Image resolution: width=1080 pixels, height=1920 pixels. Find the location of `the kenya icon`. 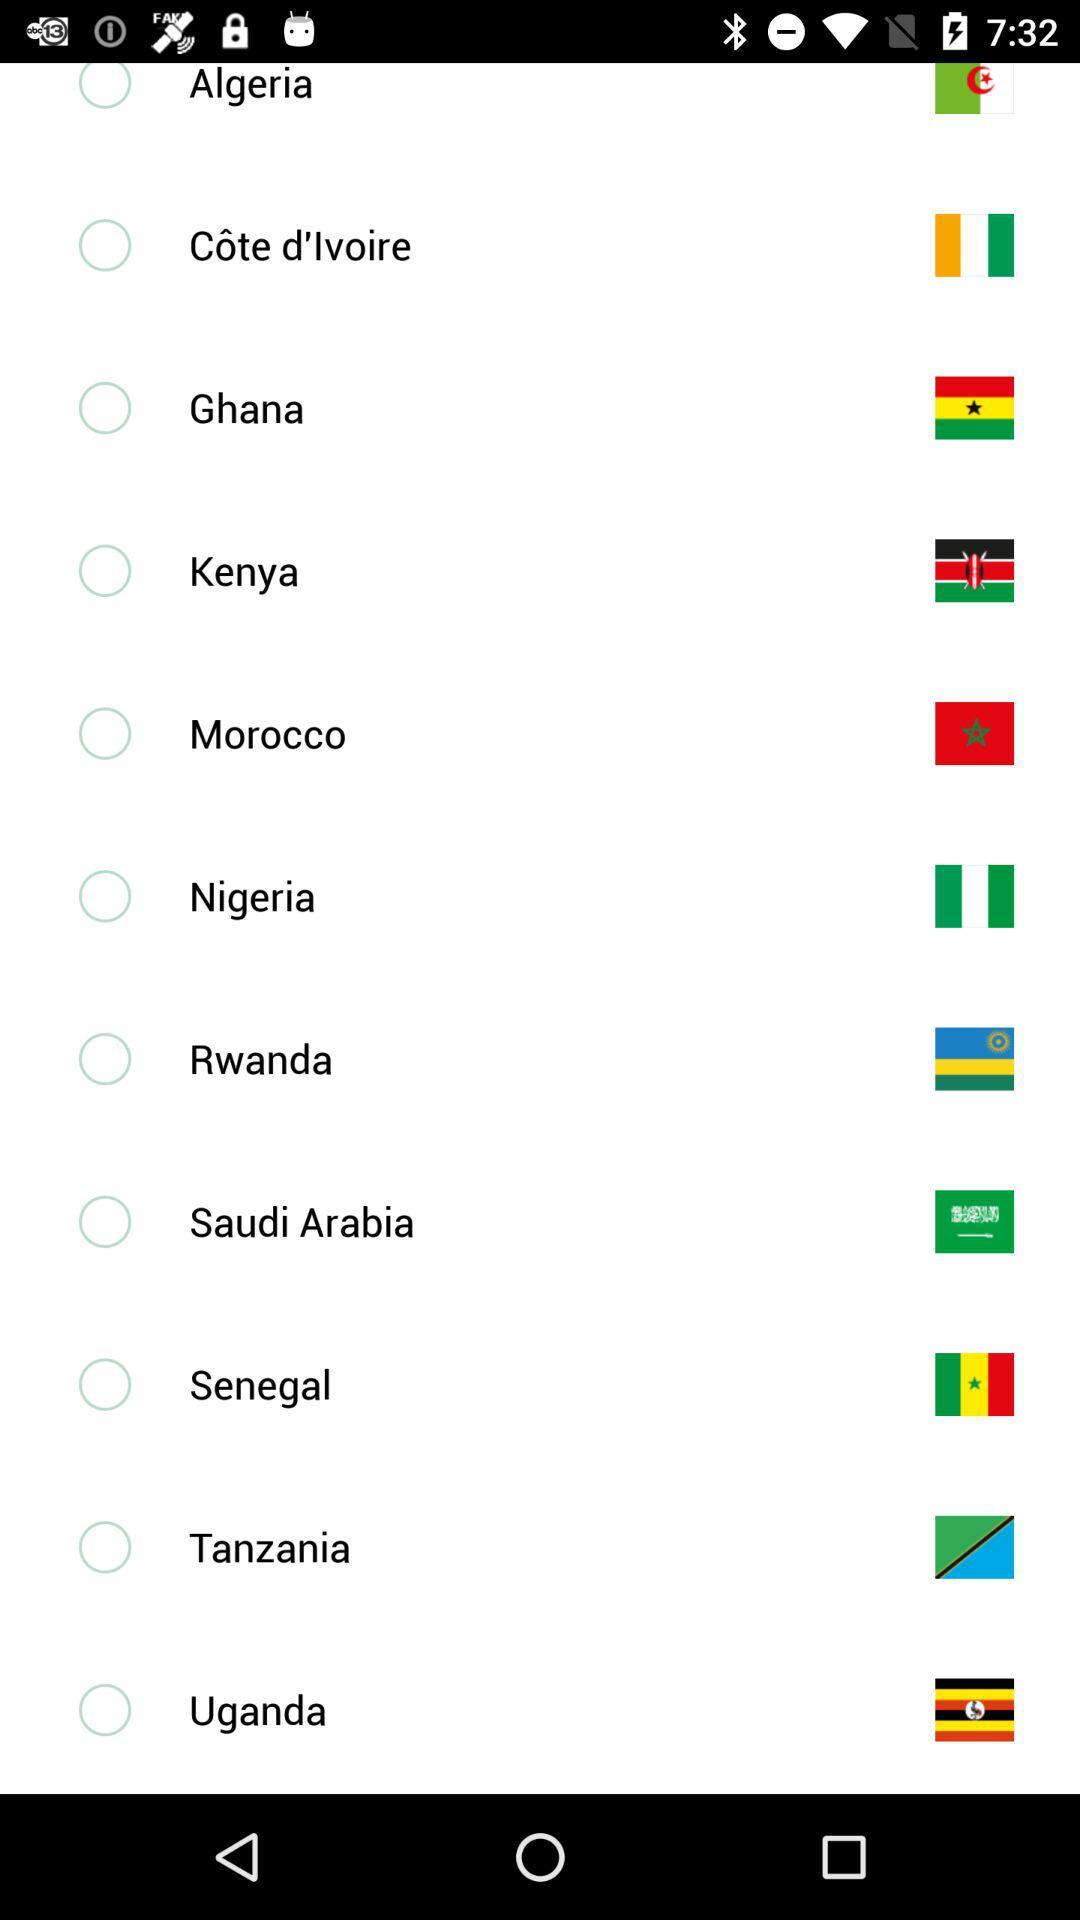

the kenya icon is located at coordinates (528, 569).